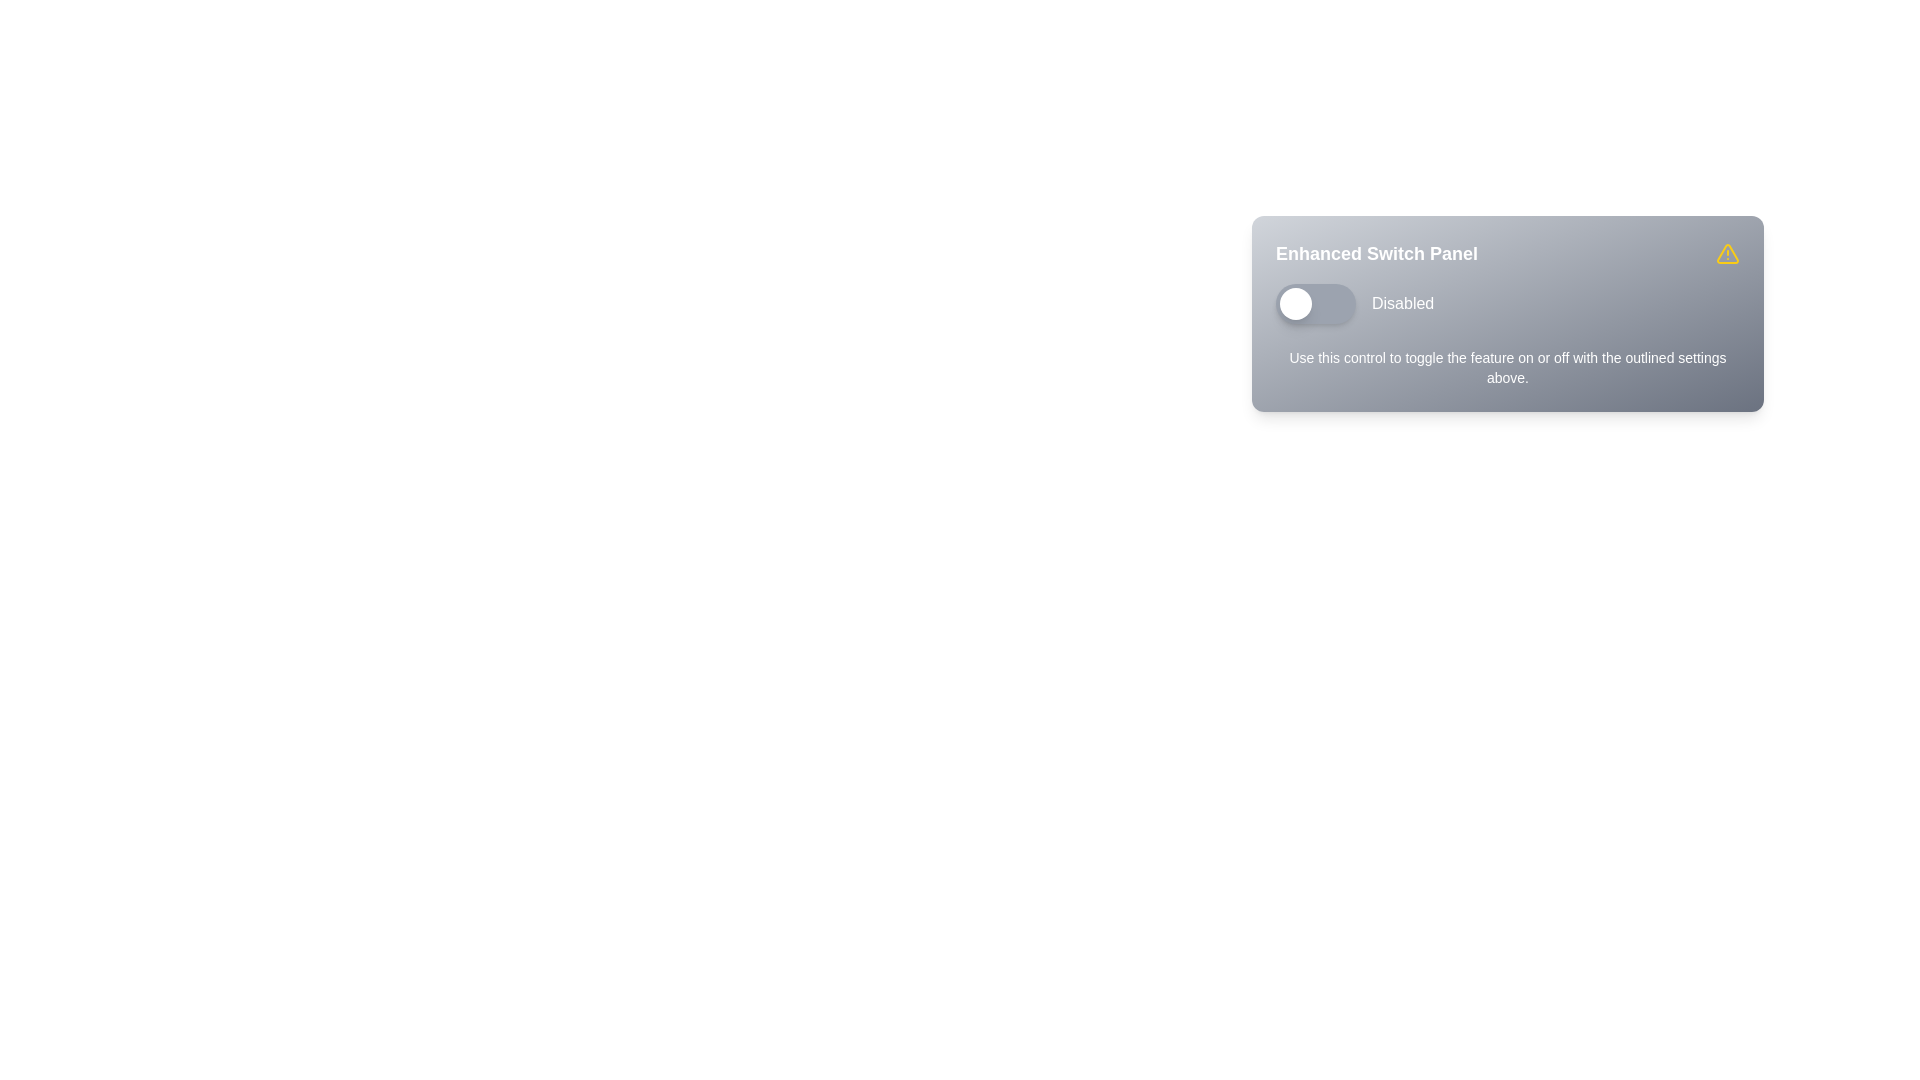 The image size is (1920, 1080). What do you see at coordinates (1727, 253) in the screenshot?
I see `the triangular yellow warning icon with a hollow outline located in the top-right corner of the gray 'Enhanced Switch Panel'` at bounding box center [1727, 253].